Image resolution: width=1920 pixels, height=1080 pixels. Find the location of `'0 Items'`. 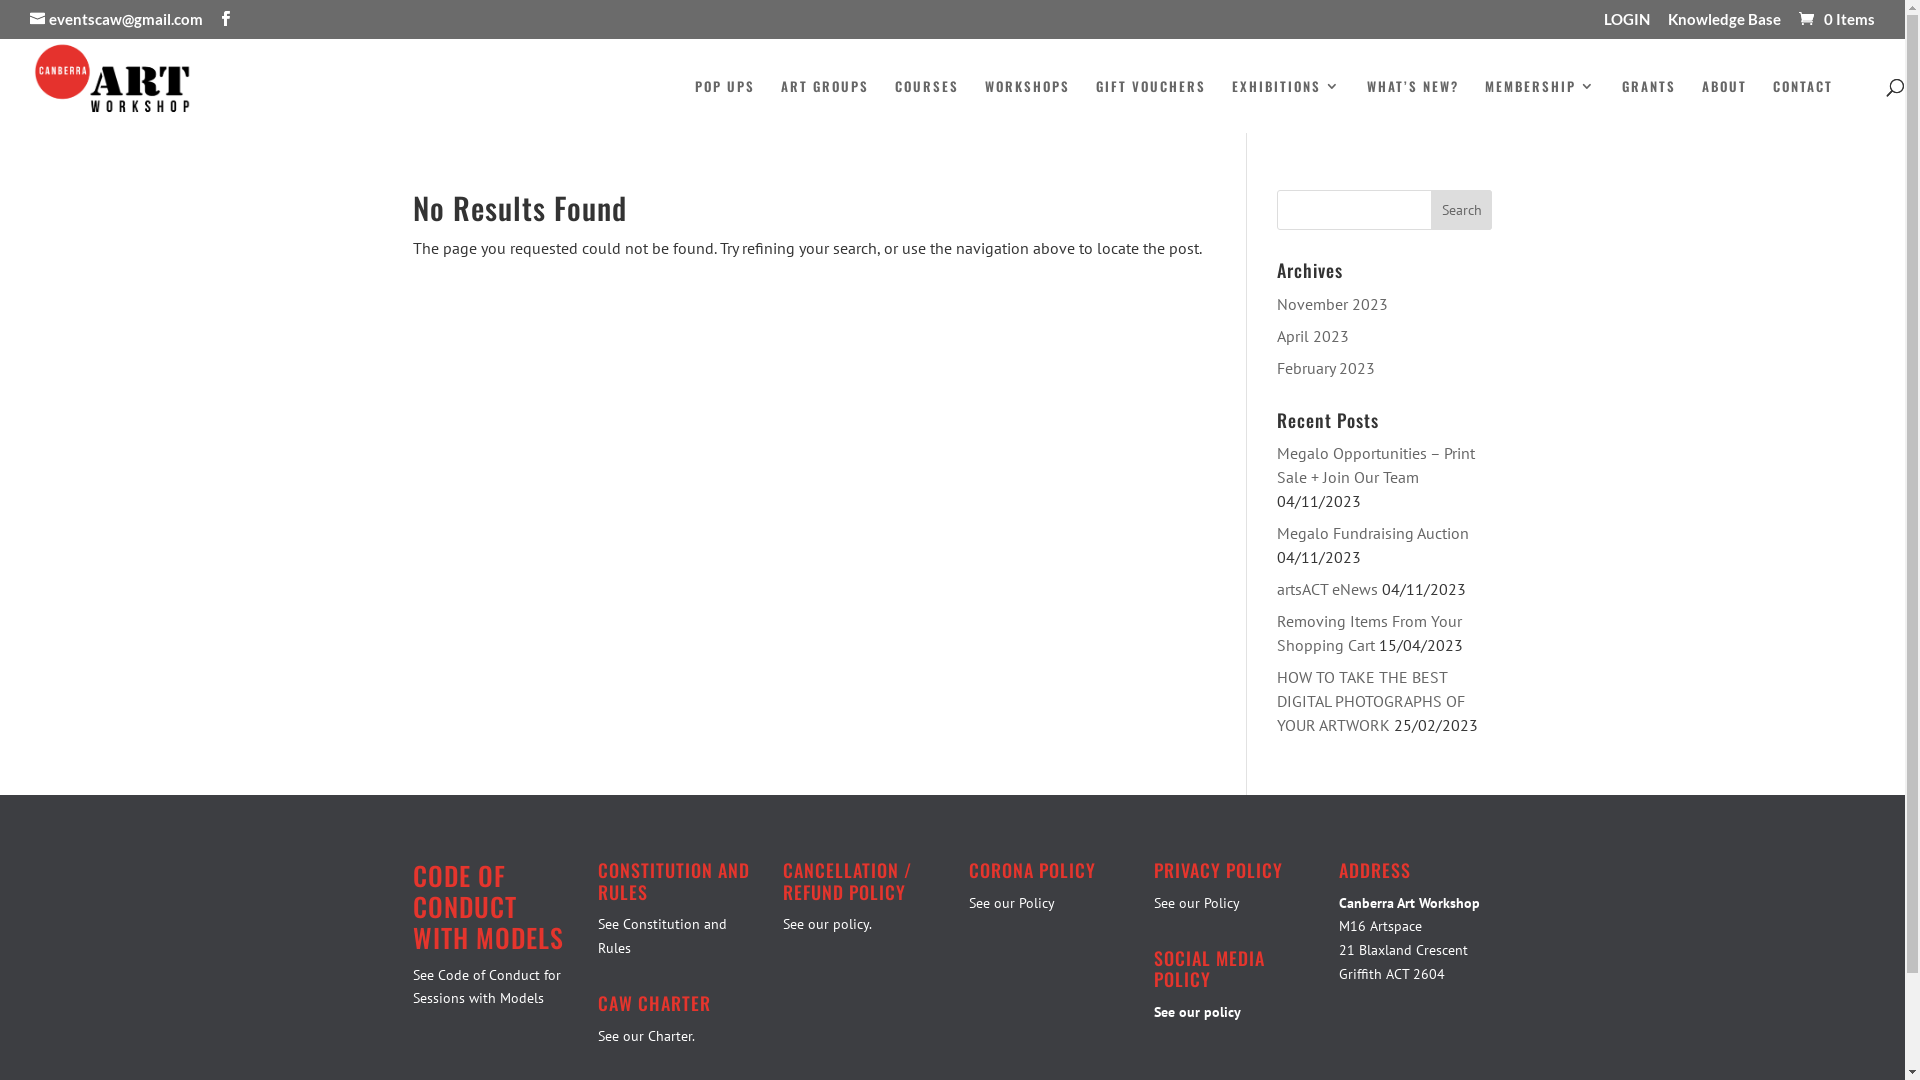

'0 Items' is located at coordinates (1835, 19).